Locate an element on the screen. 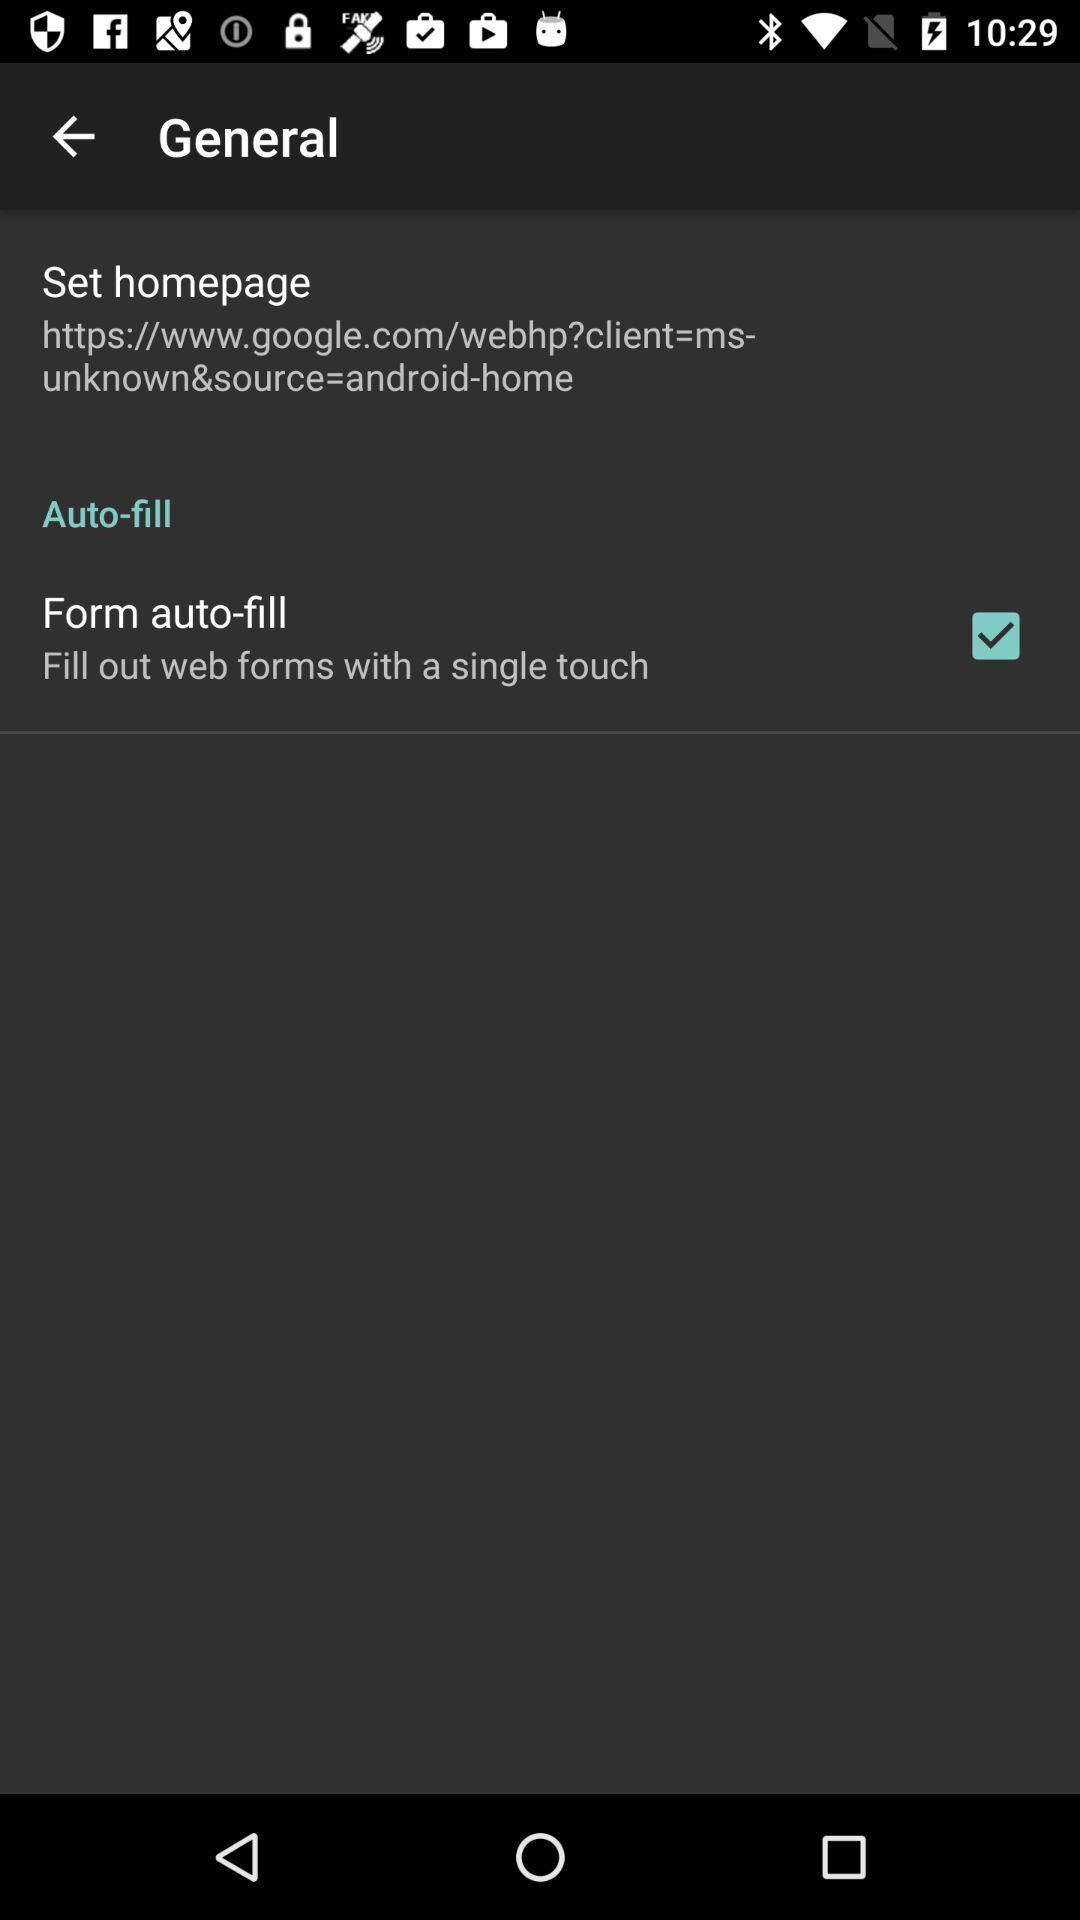 The height and width of the screenshot is (1920, 1080). item below form auto-fill app is located at coordinates (344, 664).